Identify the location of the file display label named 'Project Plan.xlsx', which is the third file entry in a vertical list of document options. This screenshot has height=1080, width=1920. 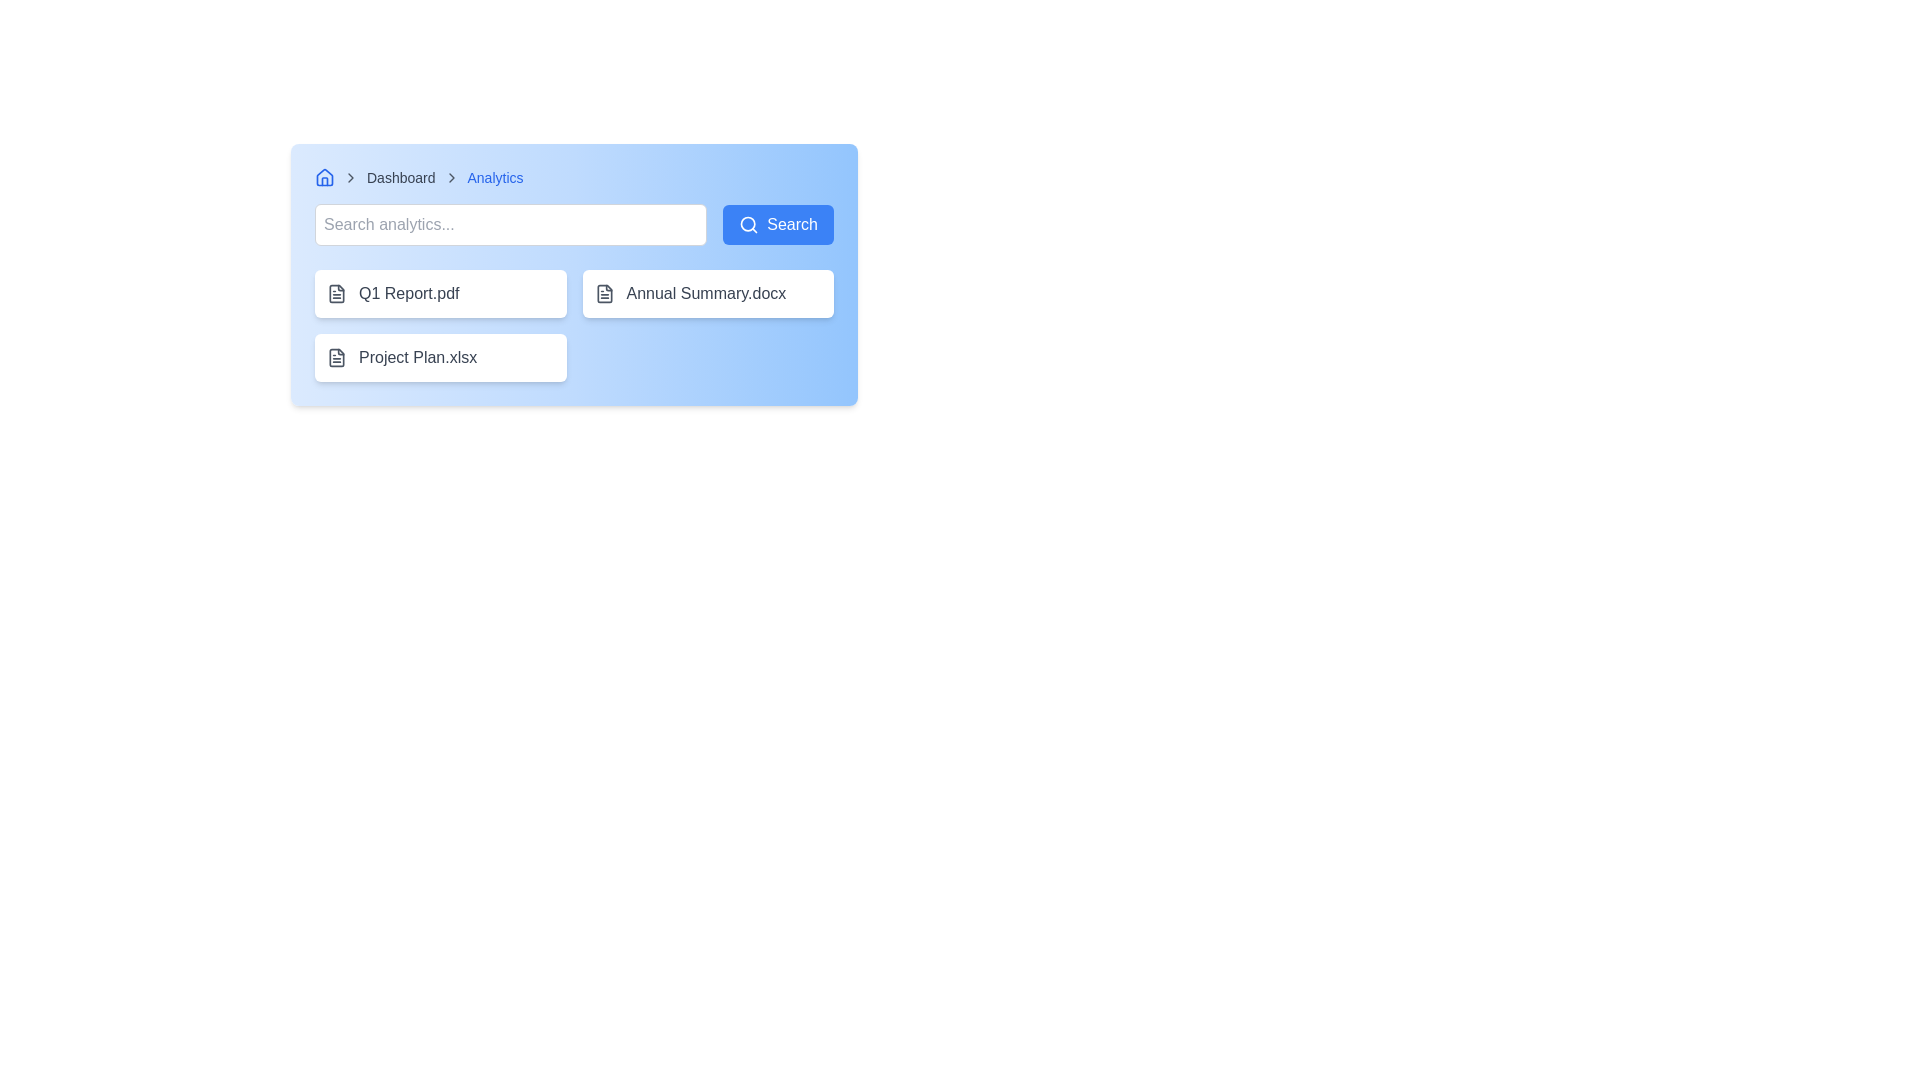
(416, 357).